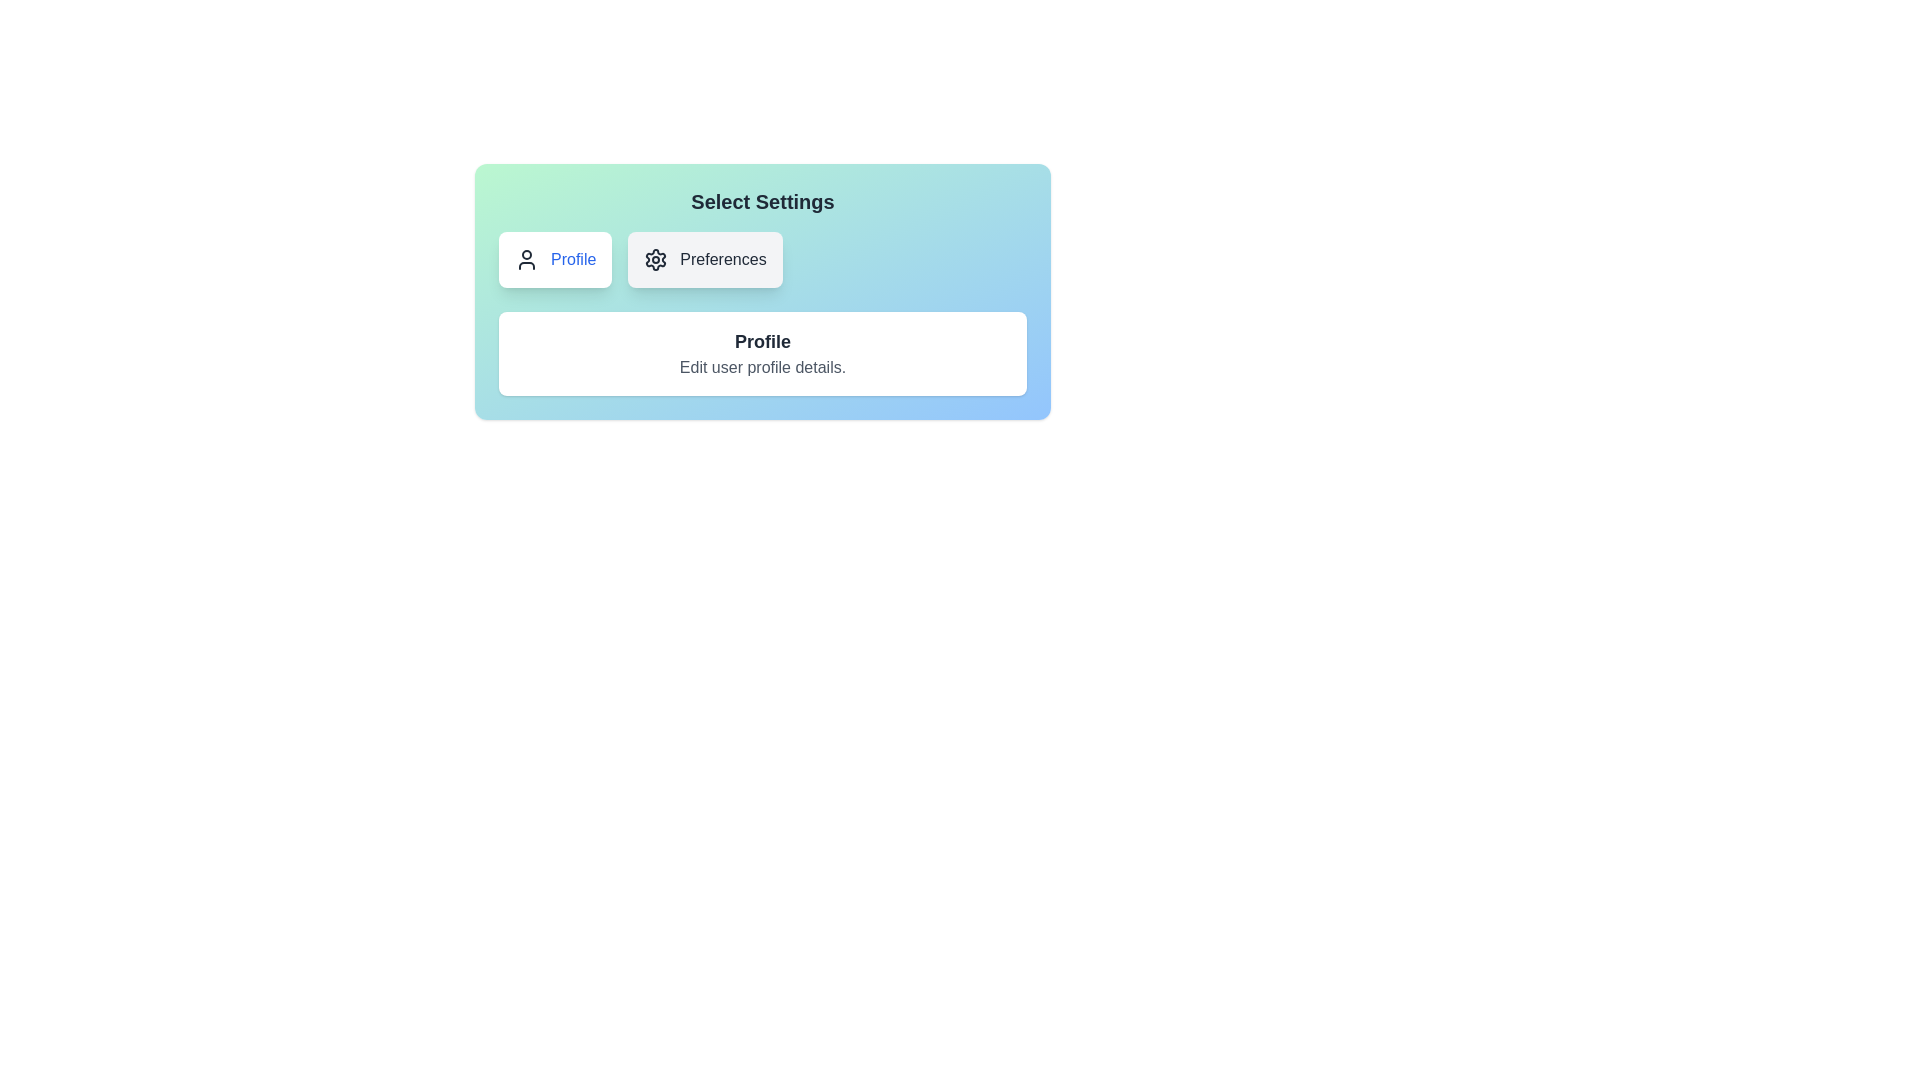  What do you see at coordinates (572, 258) in the screenshot?
I see `the 'Profile' text label, which is displayed in blue within a button-like structure located in the top-left section of the user settings card` at bounding box center [572, 258].